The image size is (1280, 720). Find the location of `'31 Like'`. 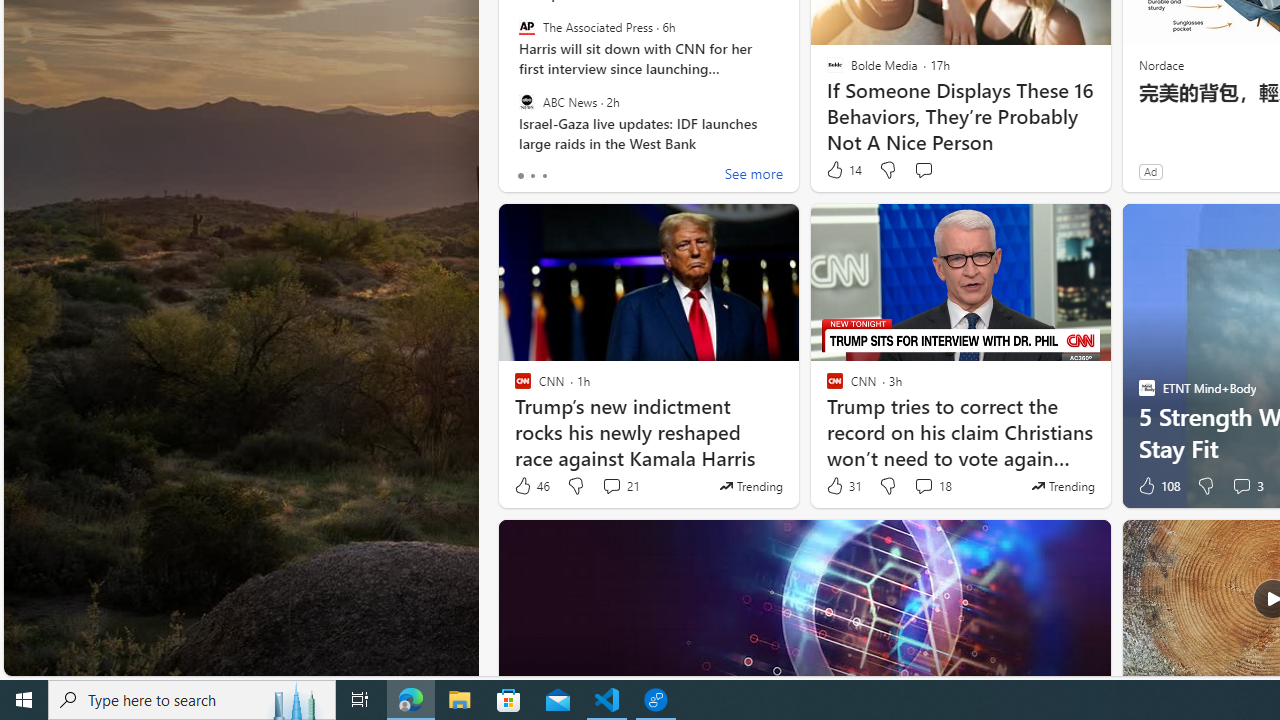

'31 Like' is located at coordinates (843, 486).